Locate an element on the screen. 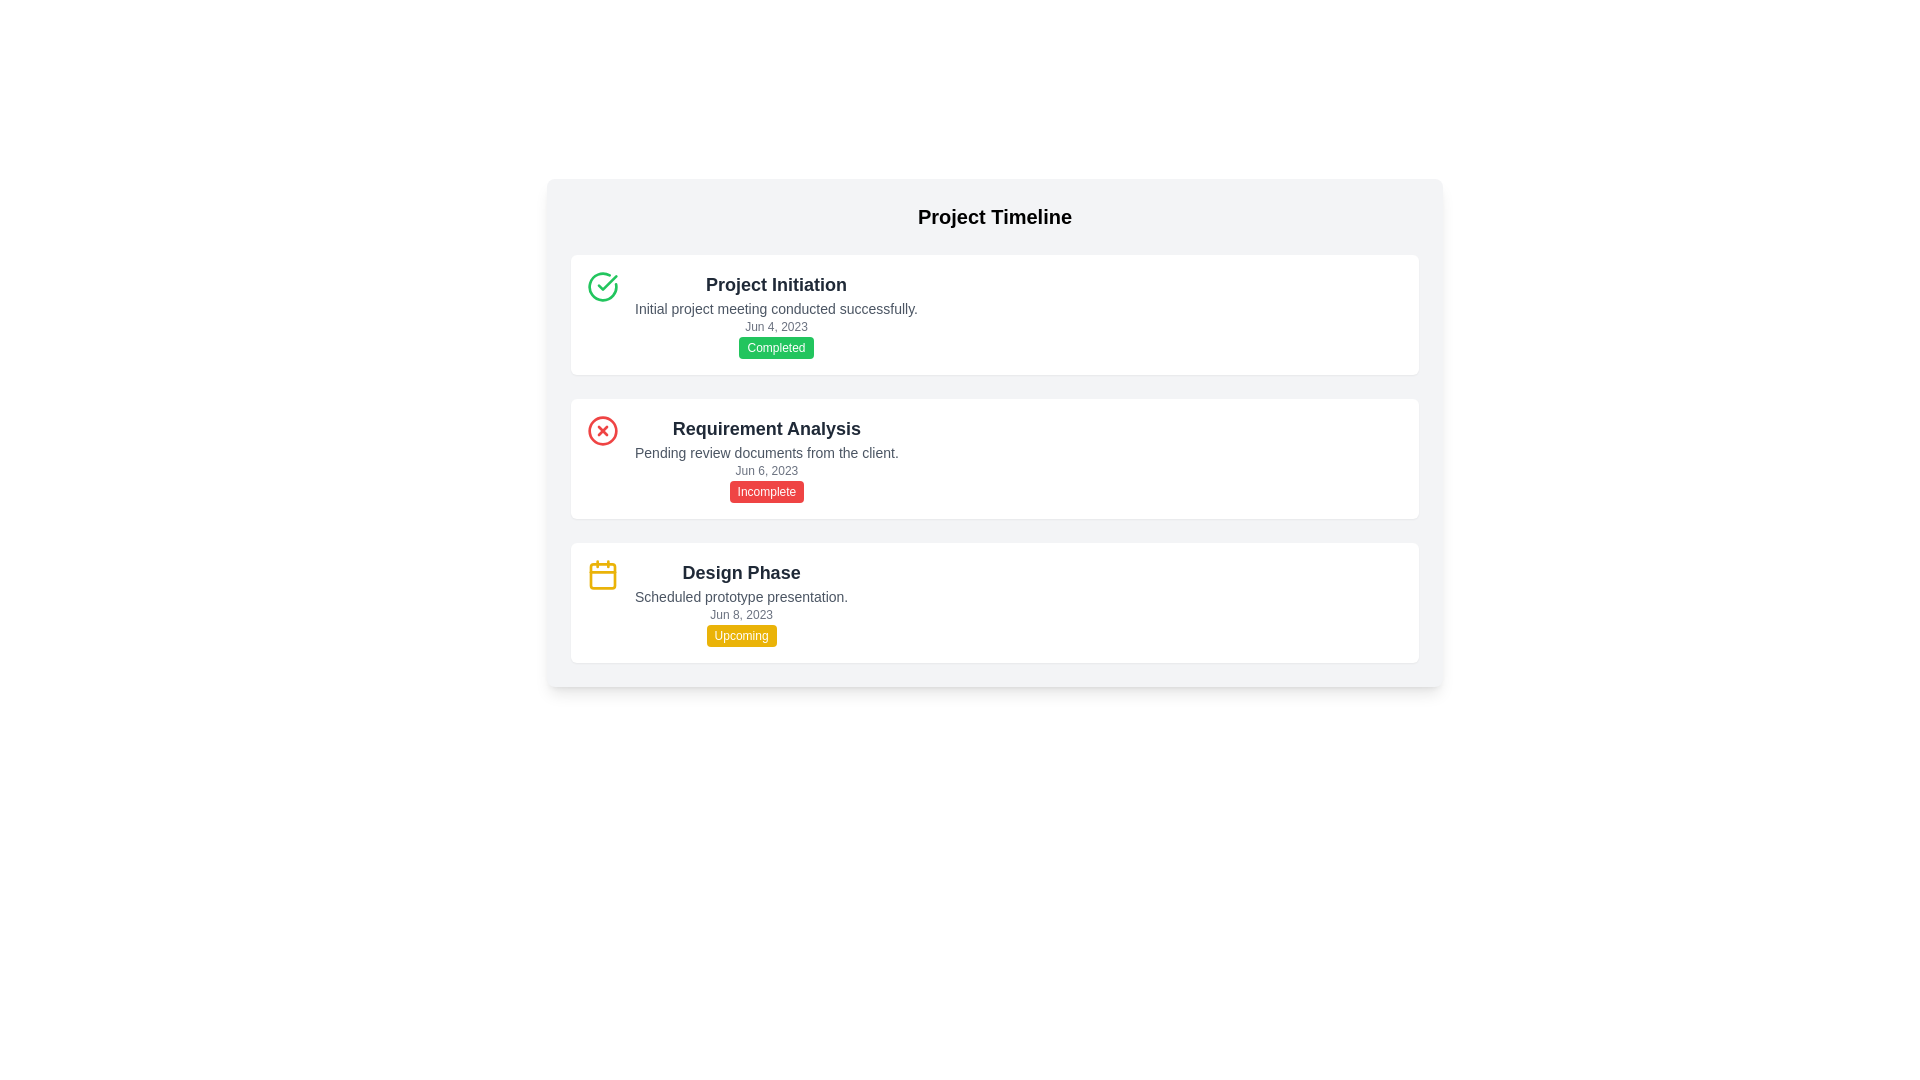 The height and width of the screenshot is (1080, 1920). the visual indicator icon showing the completion of the 'Project Initiation' phase located in the upper-left corner of the 'Project Initiation' section under 'Project Timeline' is located at coordinates (606, 282).